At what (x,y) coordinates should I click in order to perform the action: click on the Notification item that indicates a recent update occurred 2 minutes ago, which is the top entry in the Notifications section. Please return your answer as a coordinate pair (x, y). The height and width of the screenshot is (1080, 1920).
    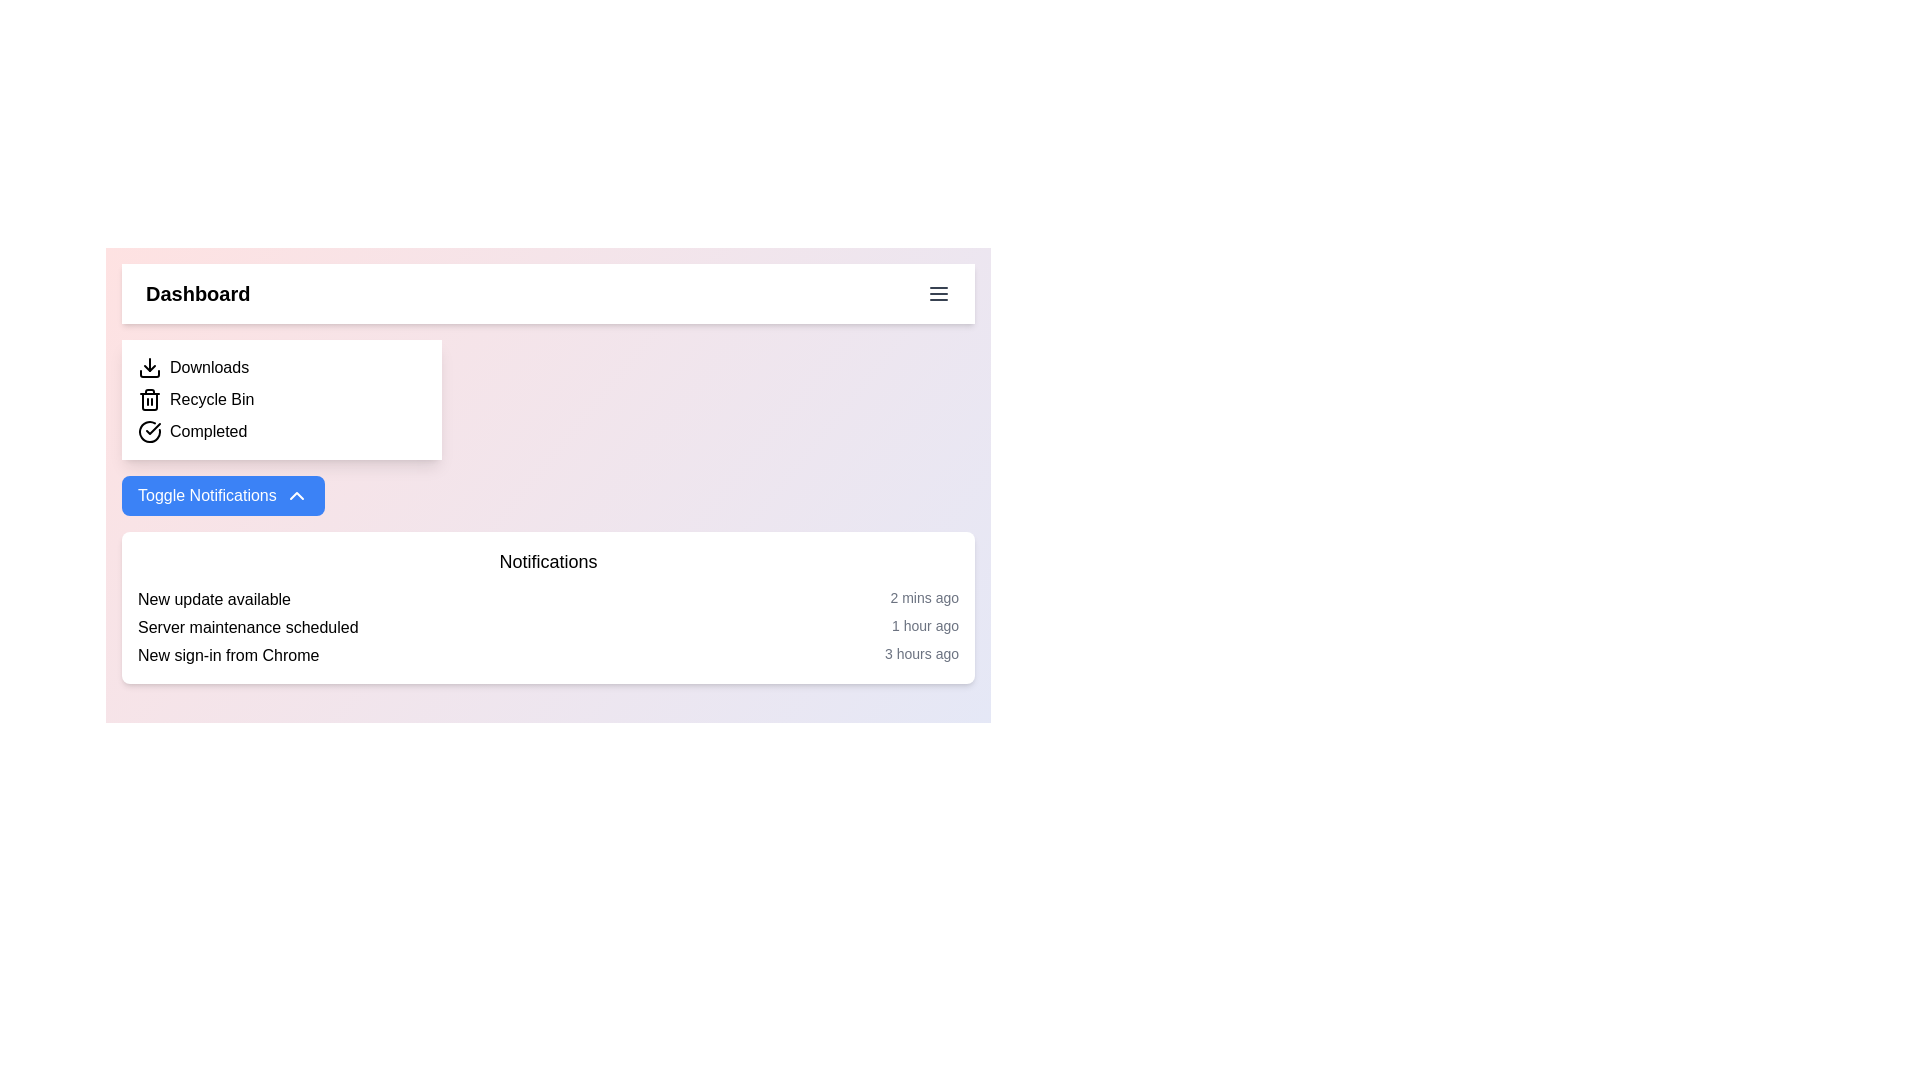
    Looking at the image, I should click on (548, 599).